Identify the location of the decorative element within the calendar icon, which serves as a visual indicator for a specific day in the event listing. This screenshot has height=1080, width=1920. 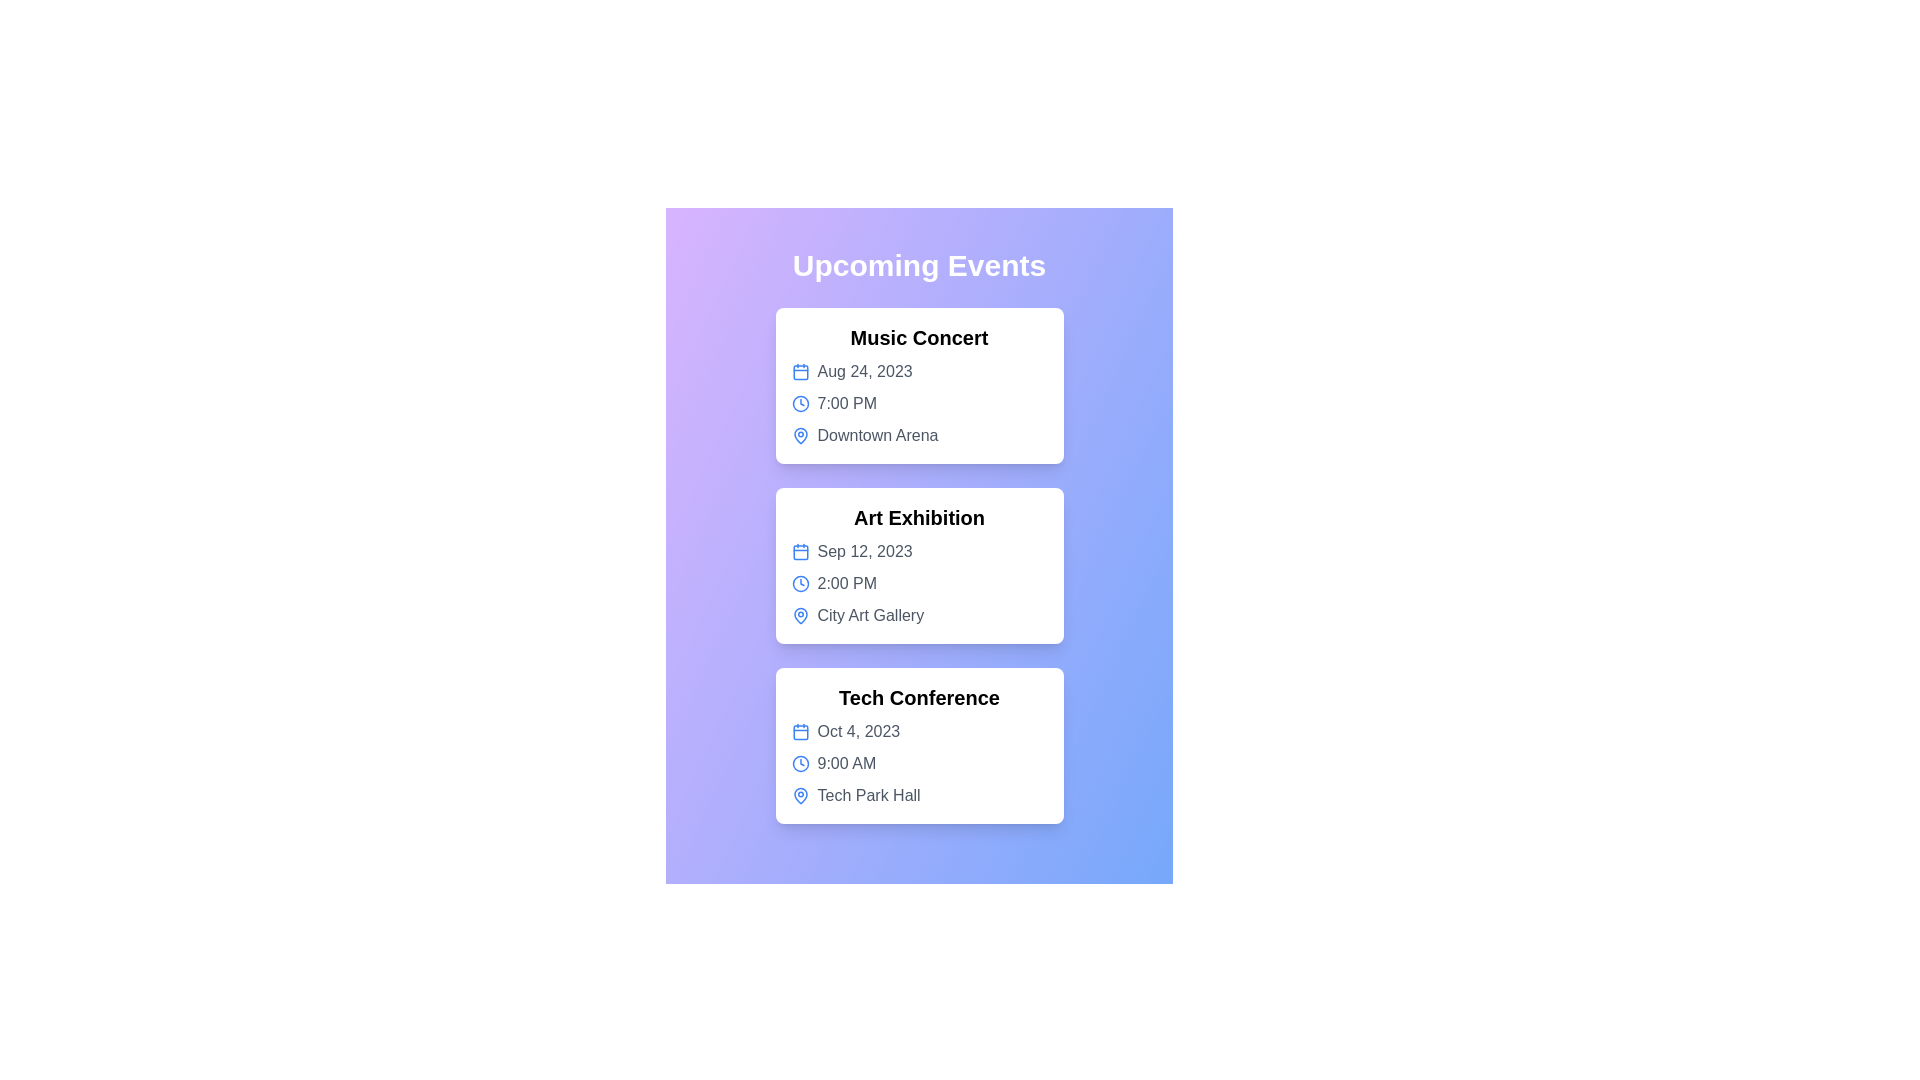
(800, 552).